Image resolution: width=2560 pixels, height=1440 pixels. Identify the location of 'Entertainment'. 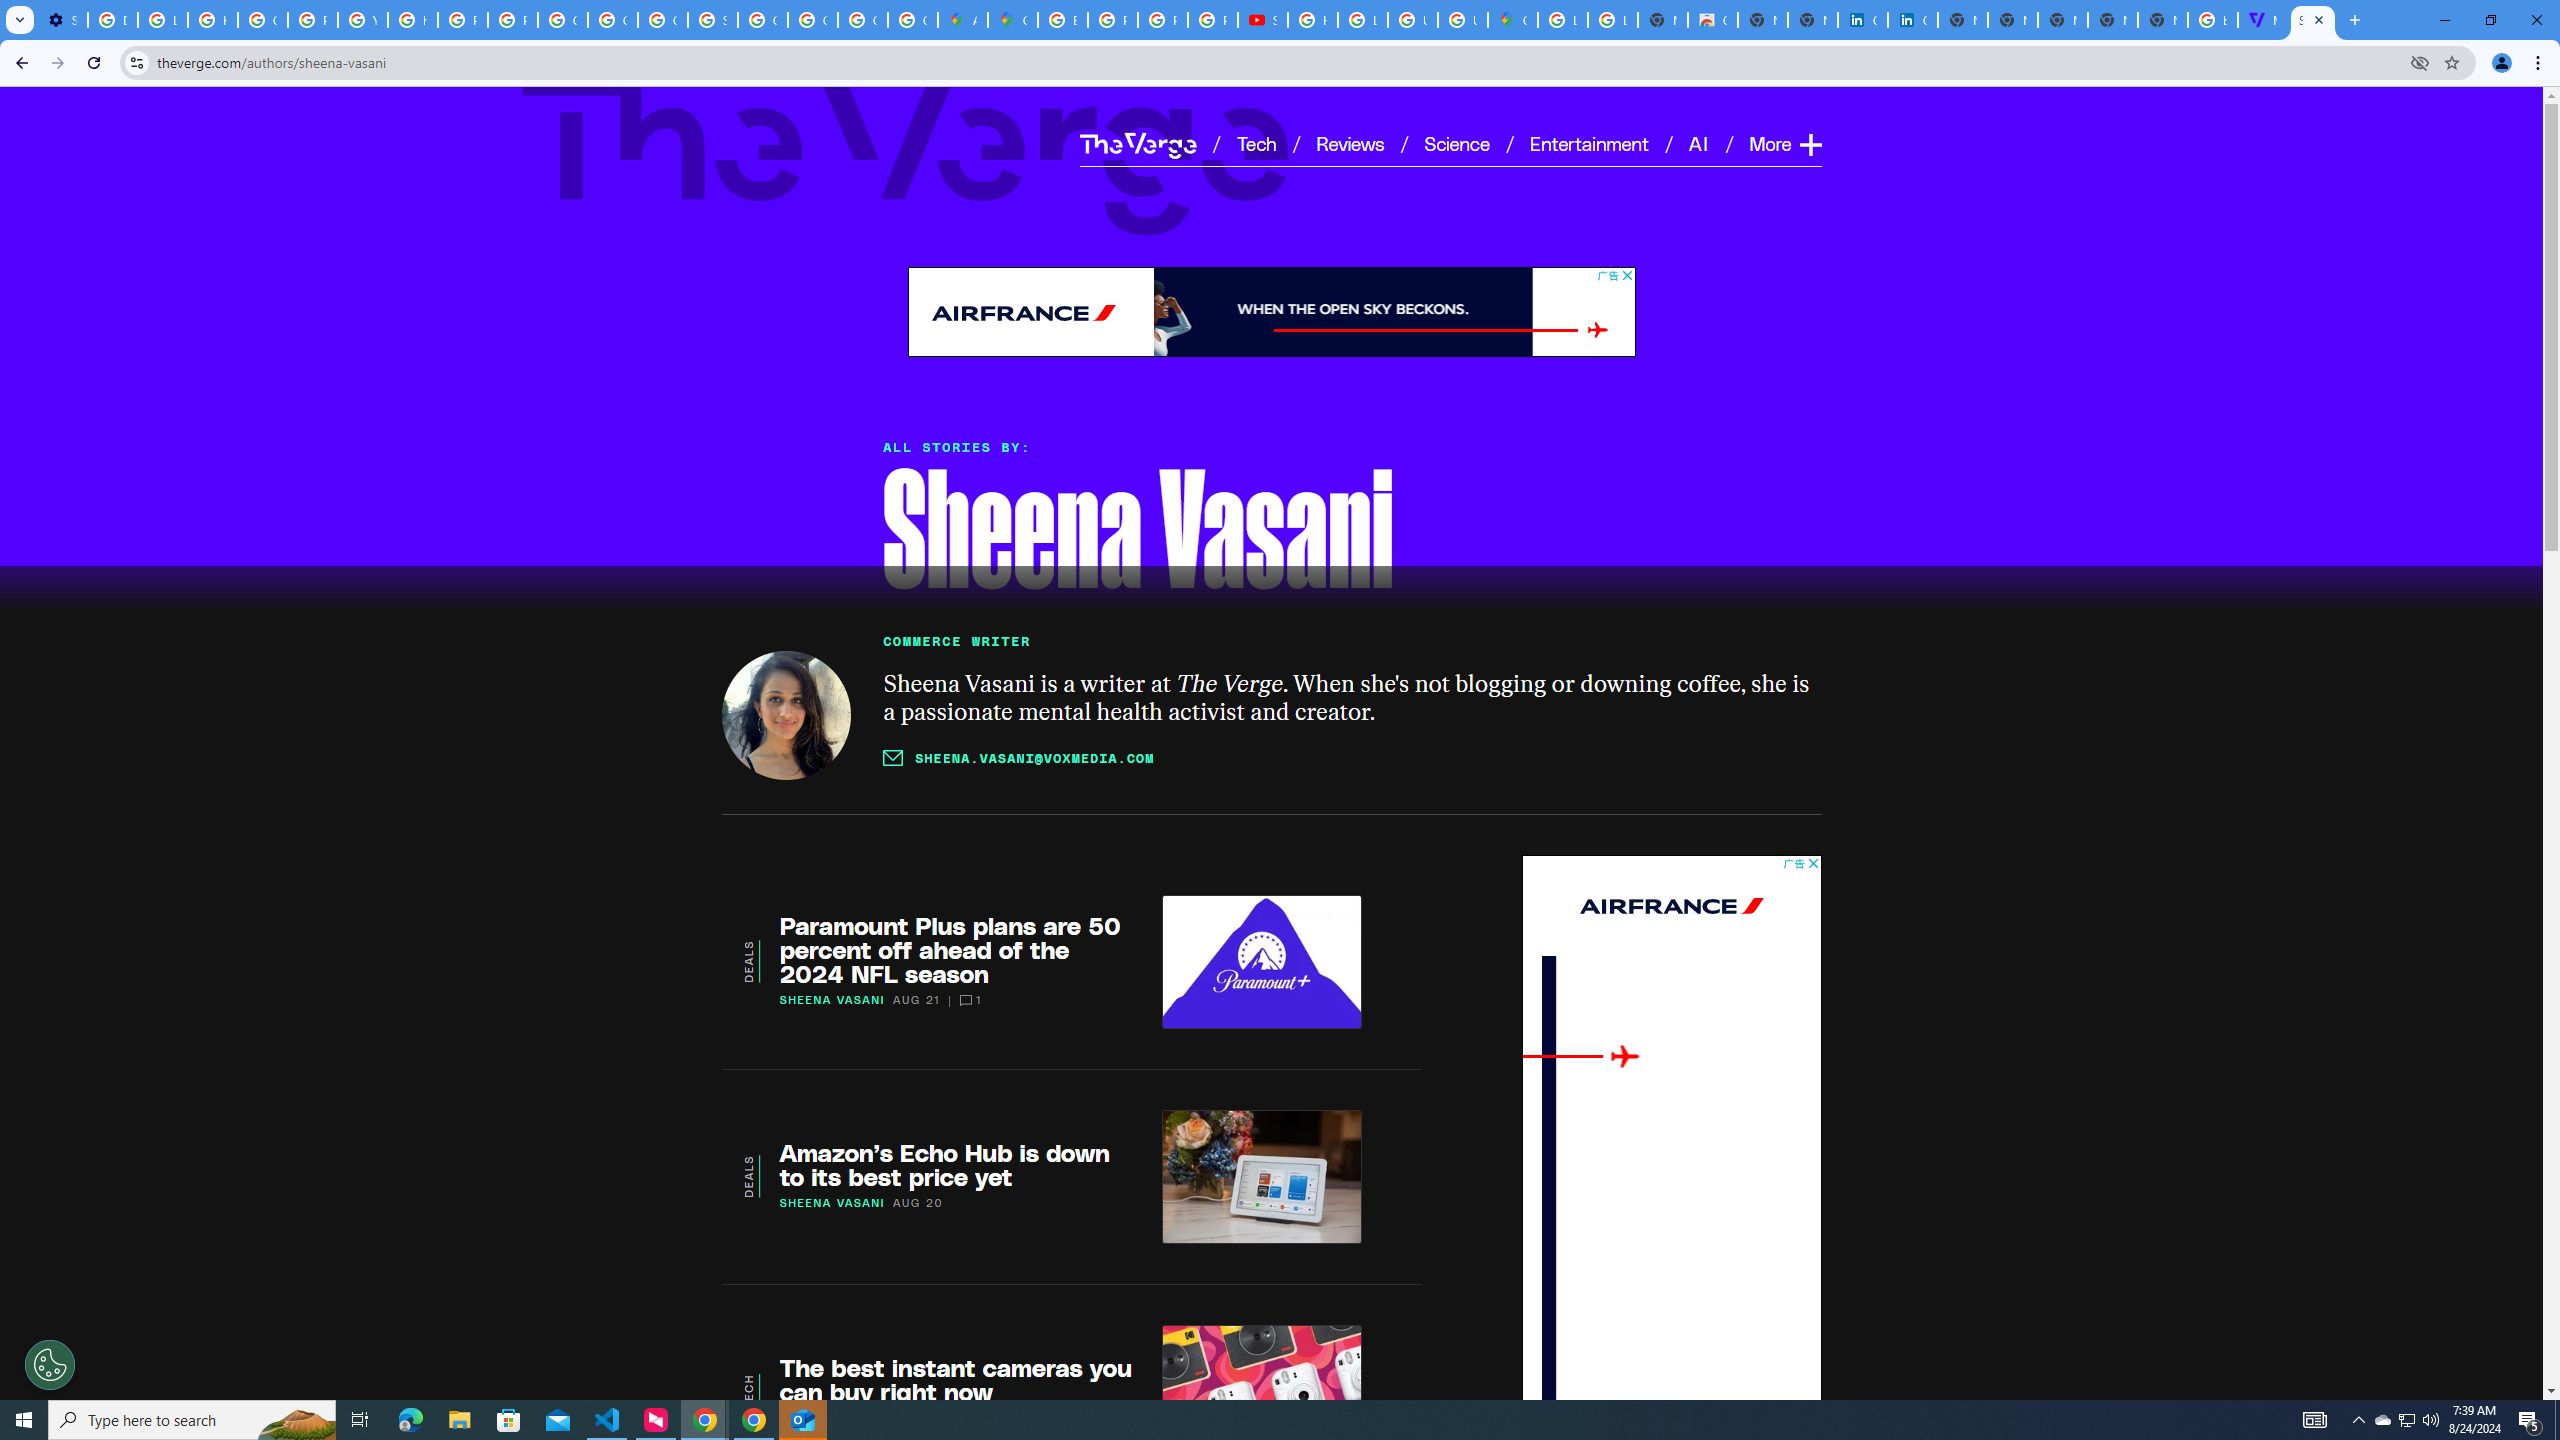
(1590, 142).